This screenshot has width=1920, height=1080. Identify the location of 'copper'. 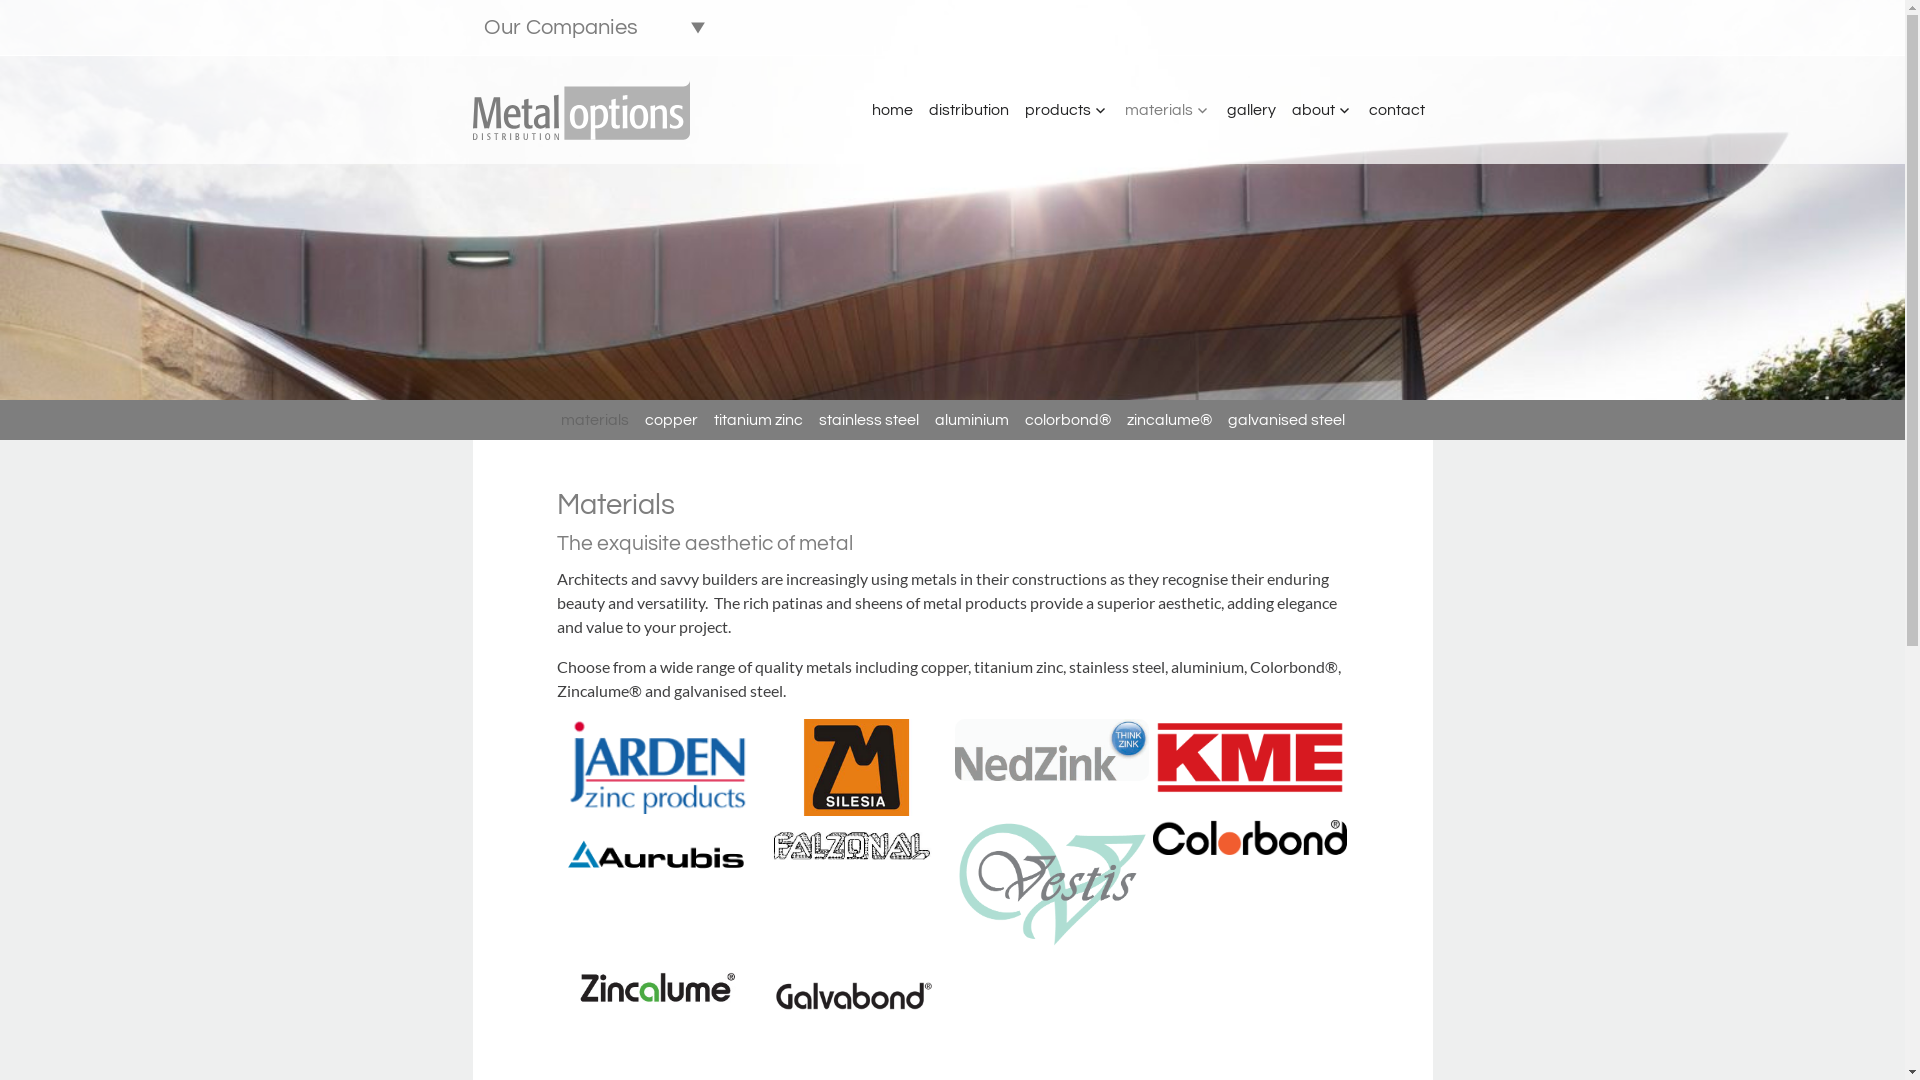
(670, 419).